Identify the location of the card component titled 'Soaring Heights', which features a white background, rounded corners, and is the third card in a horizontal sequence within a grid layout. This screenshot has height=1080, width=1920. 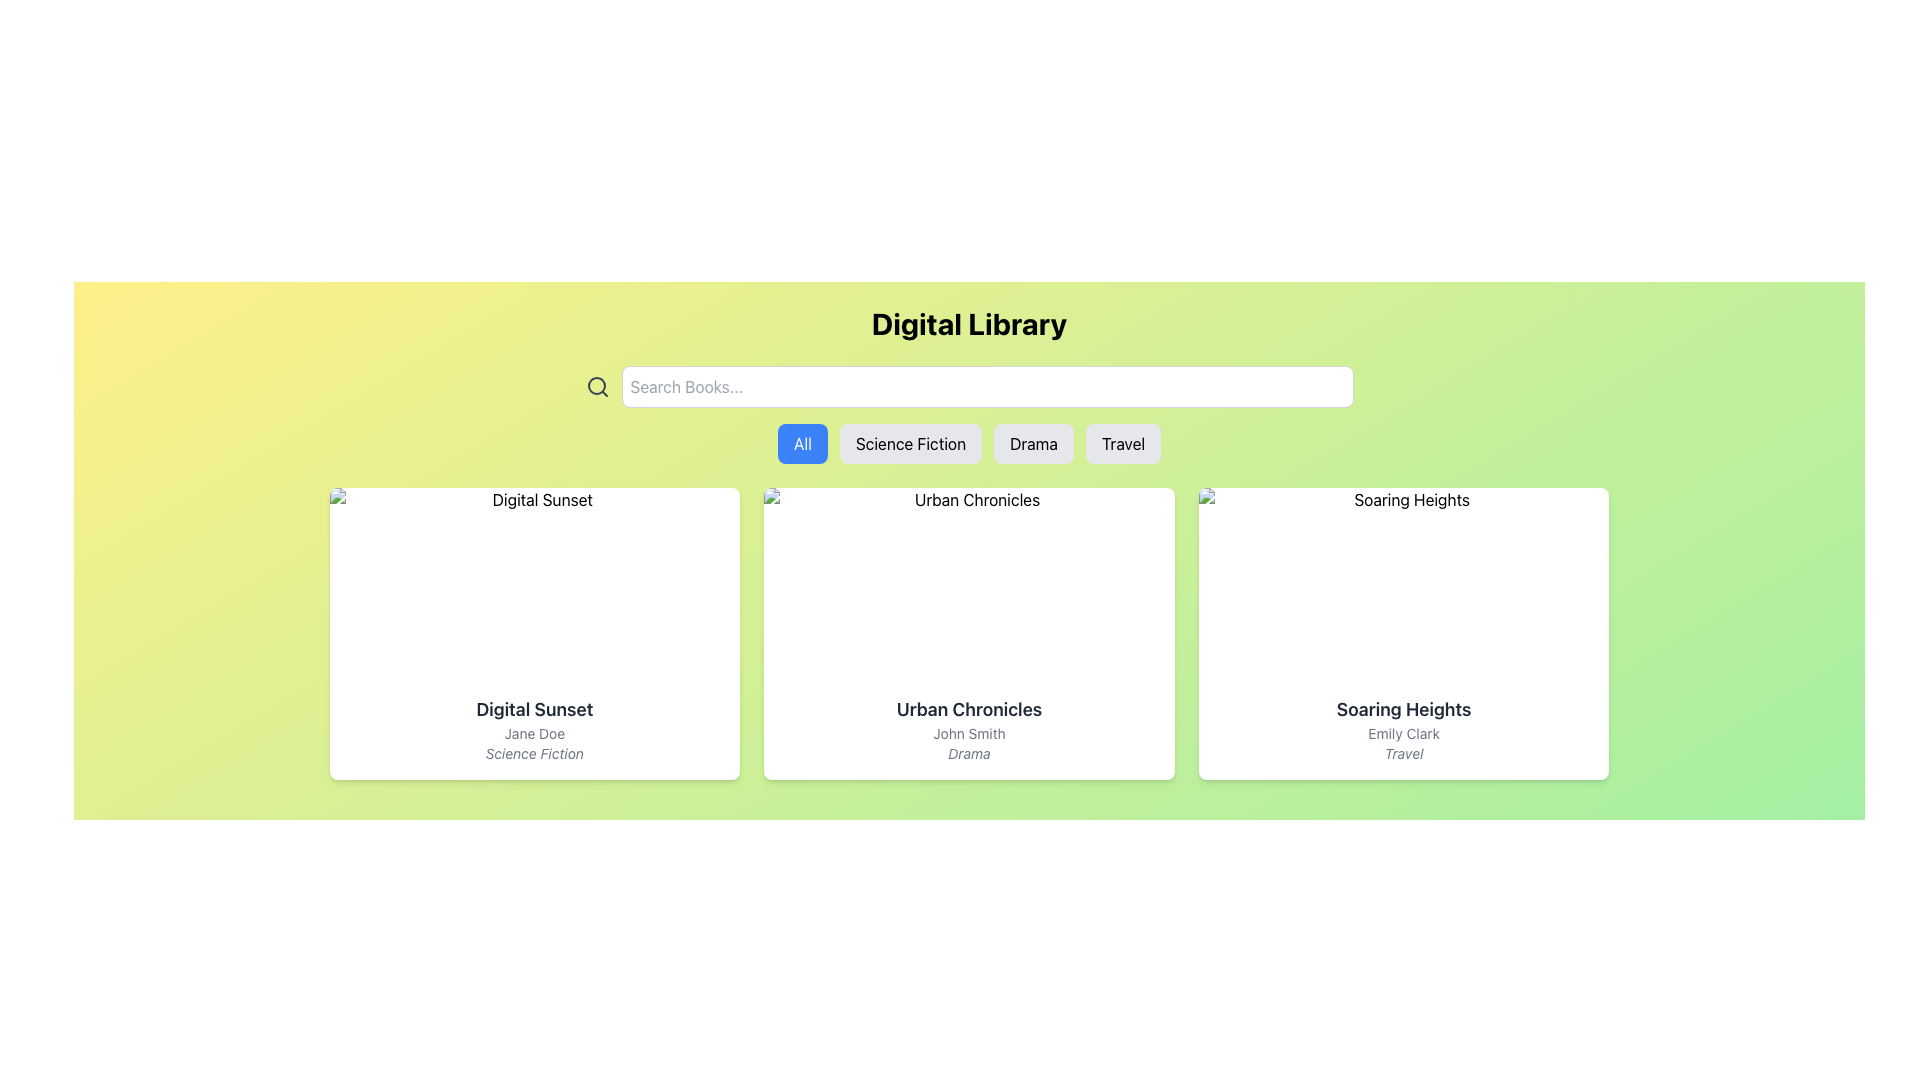
(1403, 633).